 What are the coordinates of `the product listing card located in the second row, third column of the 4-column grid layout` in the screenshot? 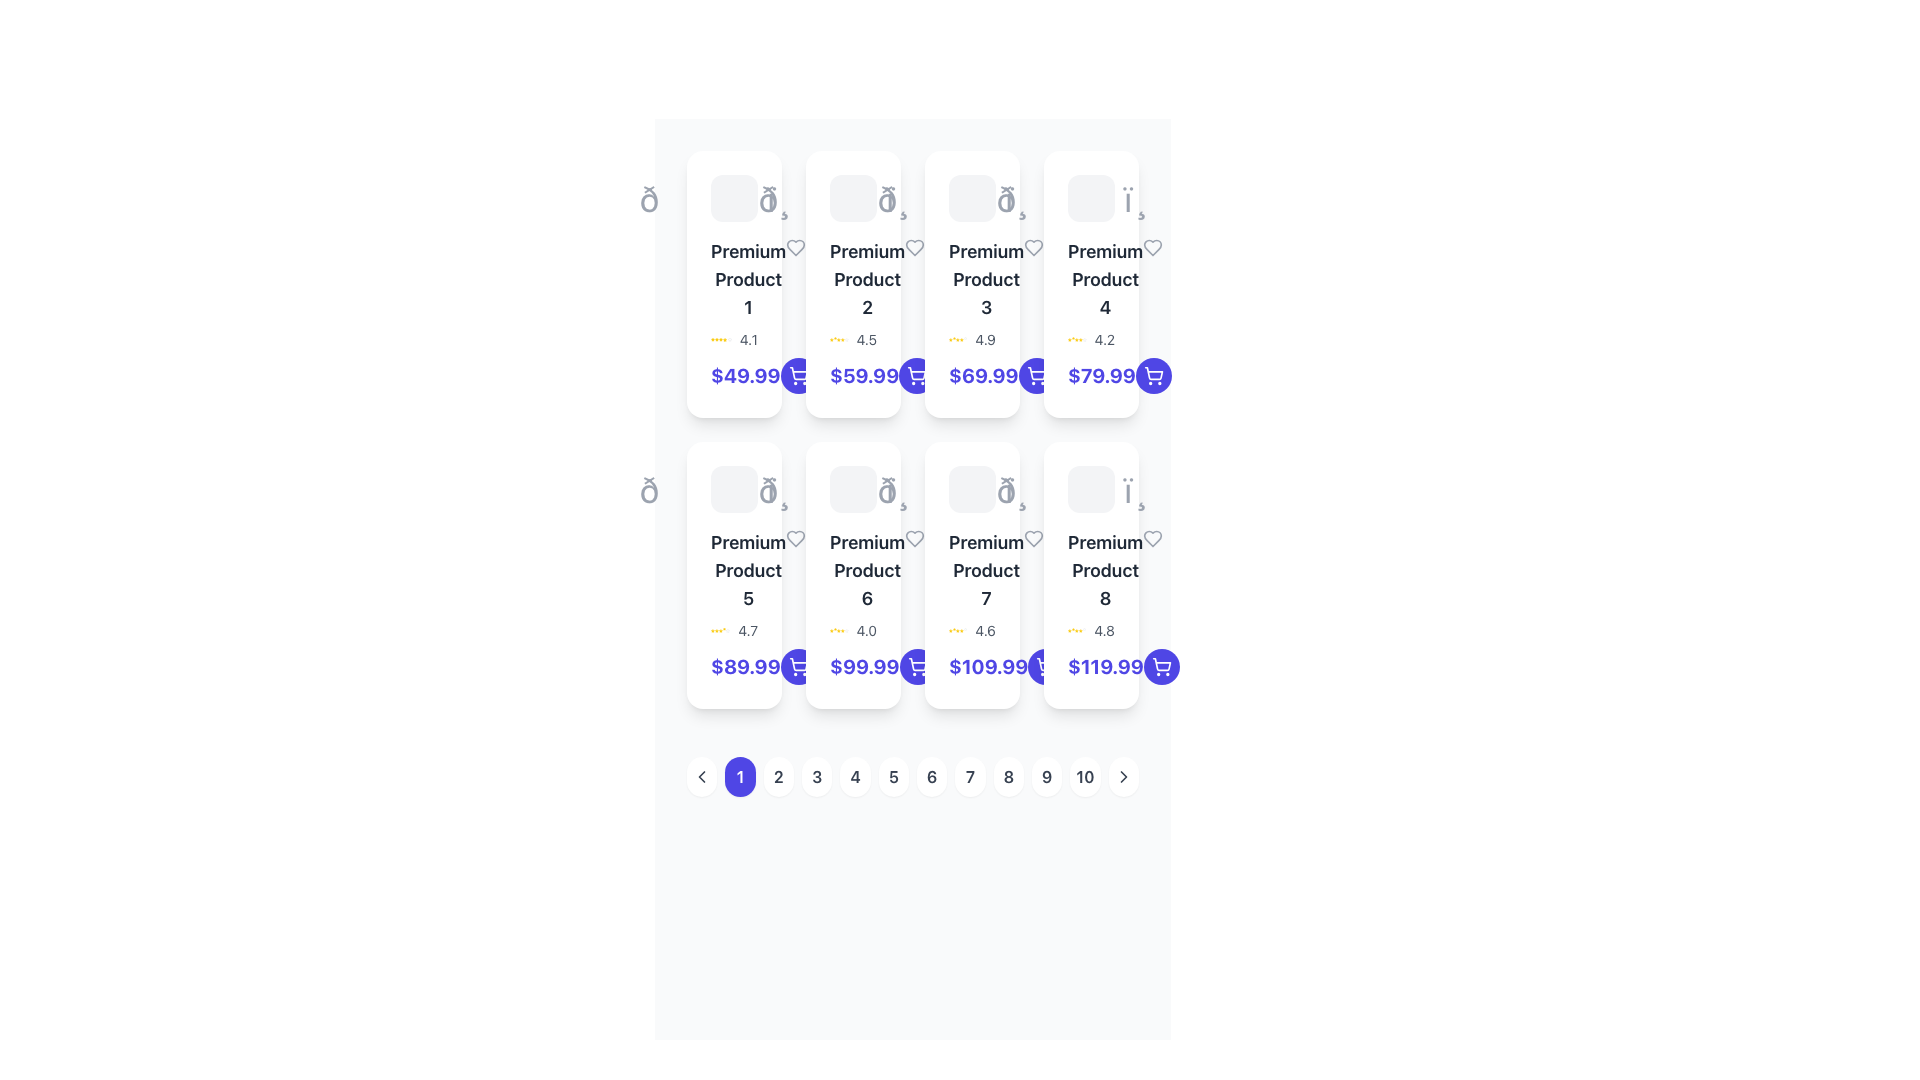 It's located at (972, 575).